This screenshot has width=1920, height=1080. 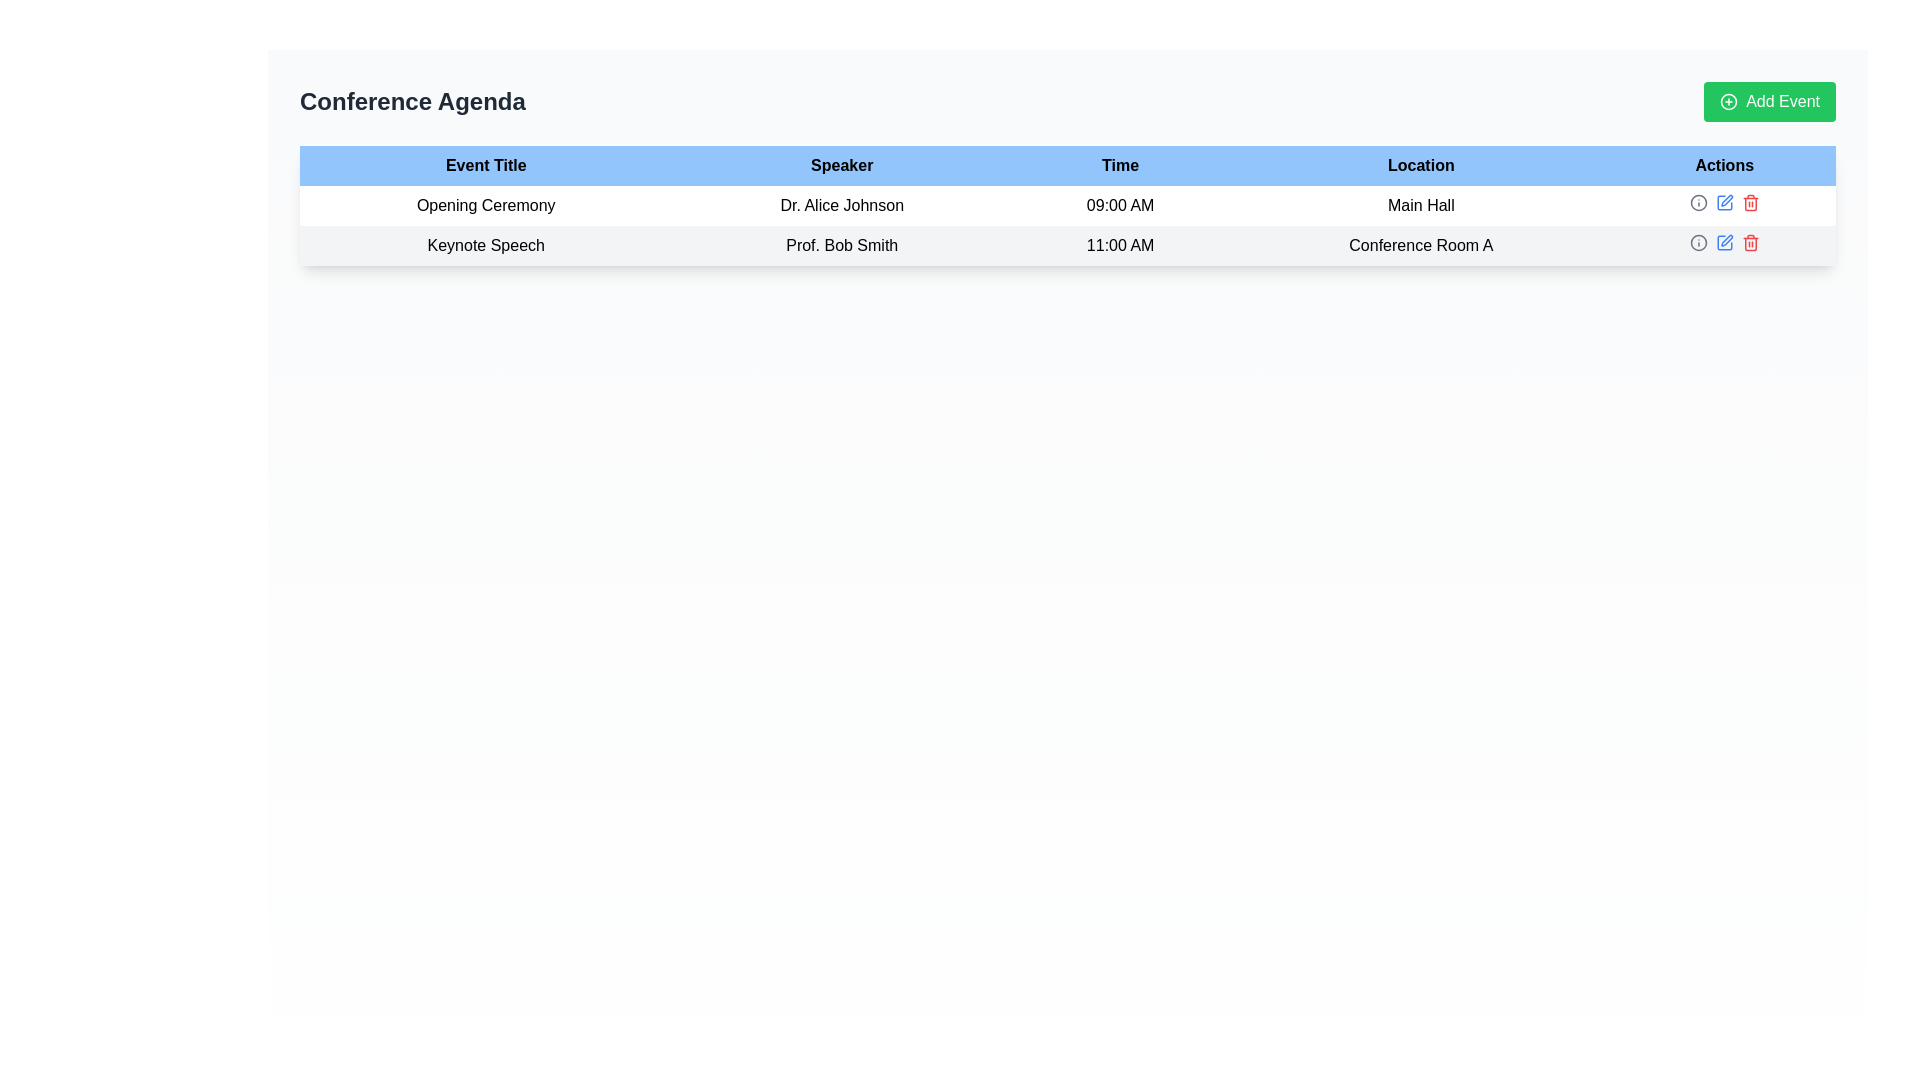 What do you see at coordinates (1120, 205) in the screenshot?
I see `the text label displaying '09:00 AM' in the first row of the conference agenda table, specifically in the third column under the 'Time' section` at bounding box center [1120, 205].